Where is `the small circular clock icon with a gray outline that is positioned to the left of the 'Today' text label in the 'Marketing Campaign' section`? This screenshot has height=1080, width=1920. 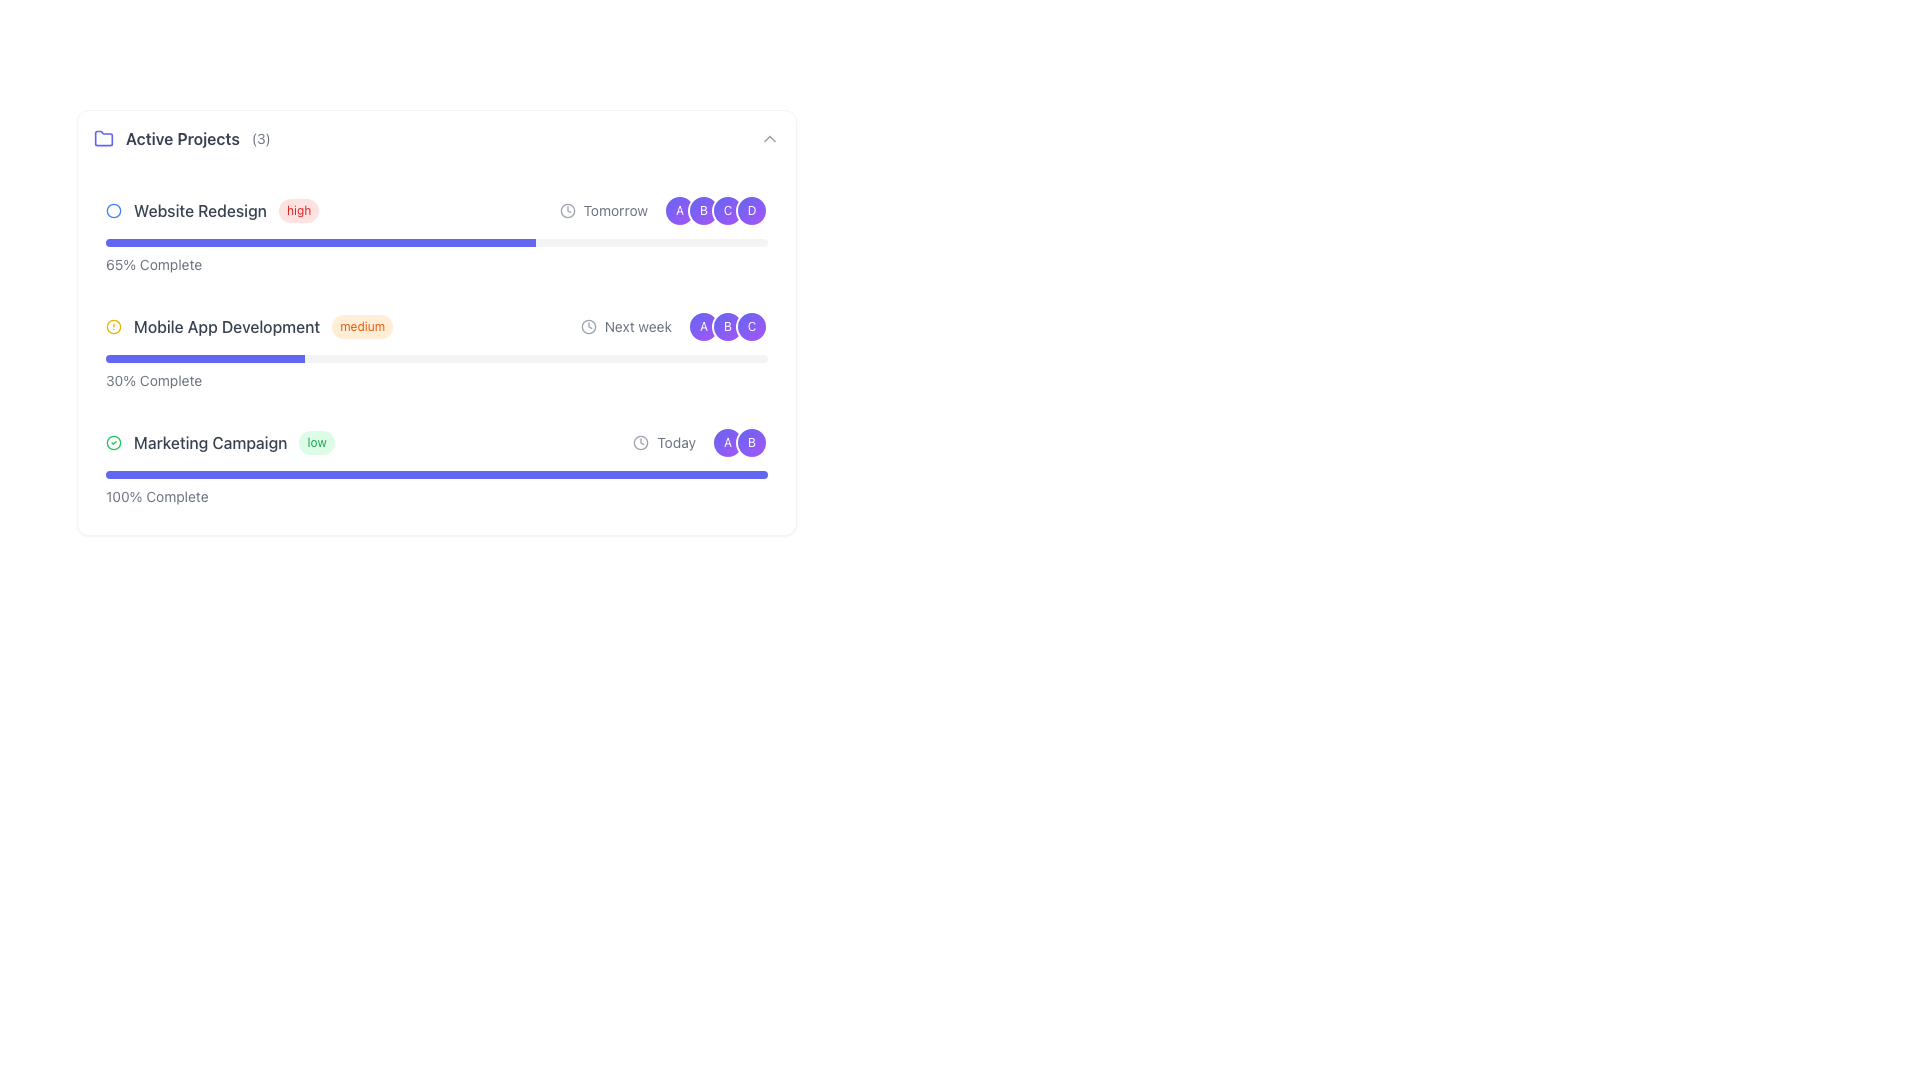 the small circular clock icon with a gray outline that is positioned to the left of the 'Today' text label in the 'Marketing Campaign' section is located at coordinates (641, 442).